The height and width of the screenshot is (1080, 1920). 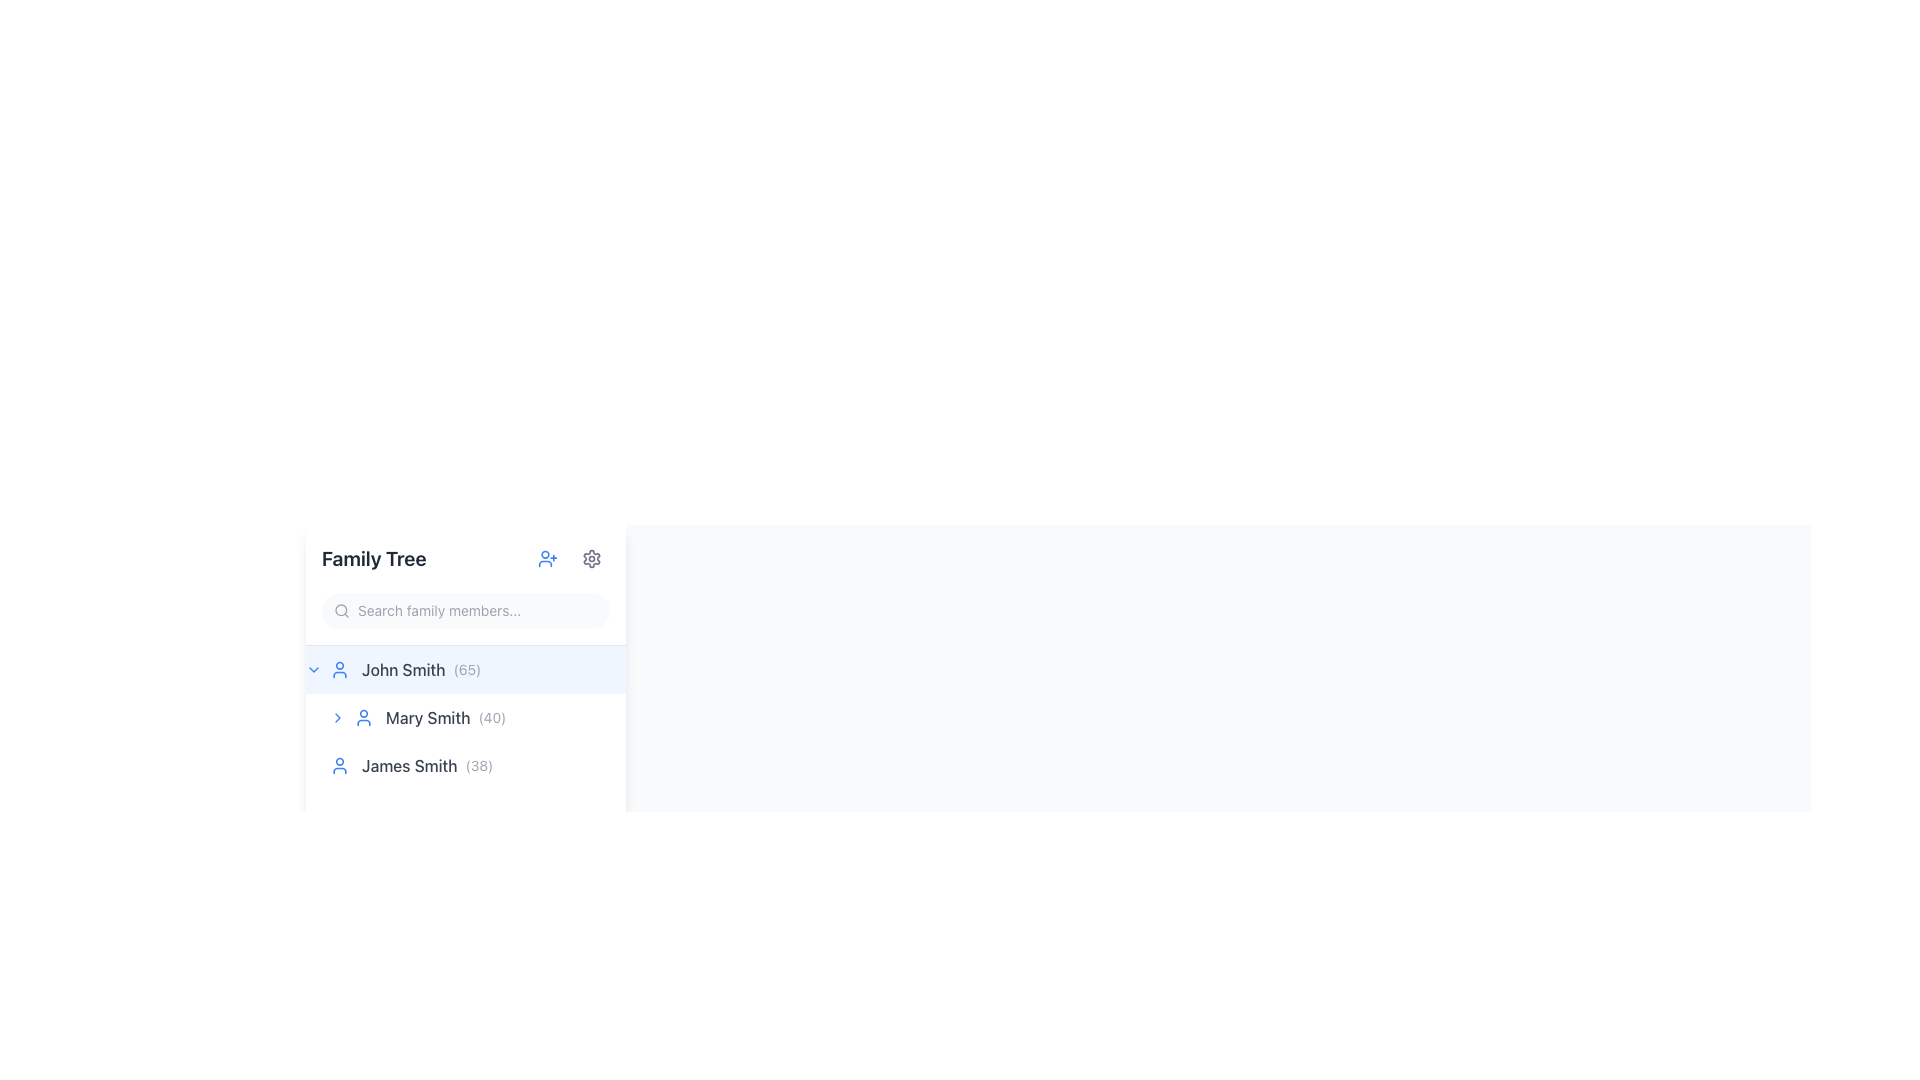 What do you see at coordinates (402, 670) in the screenshot?
I see `the static text element displaying 'John Smith' within the highlighted list item` at bounding box center [402, 670].